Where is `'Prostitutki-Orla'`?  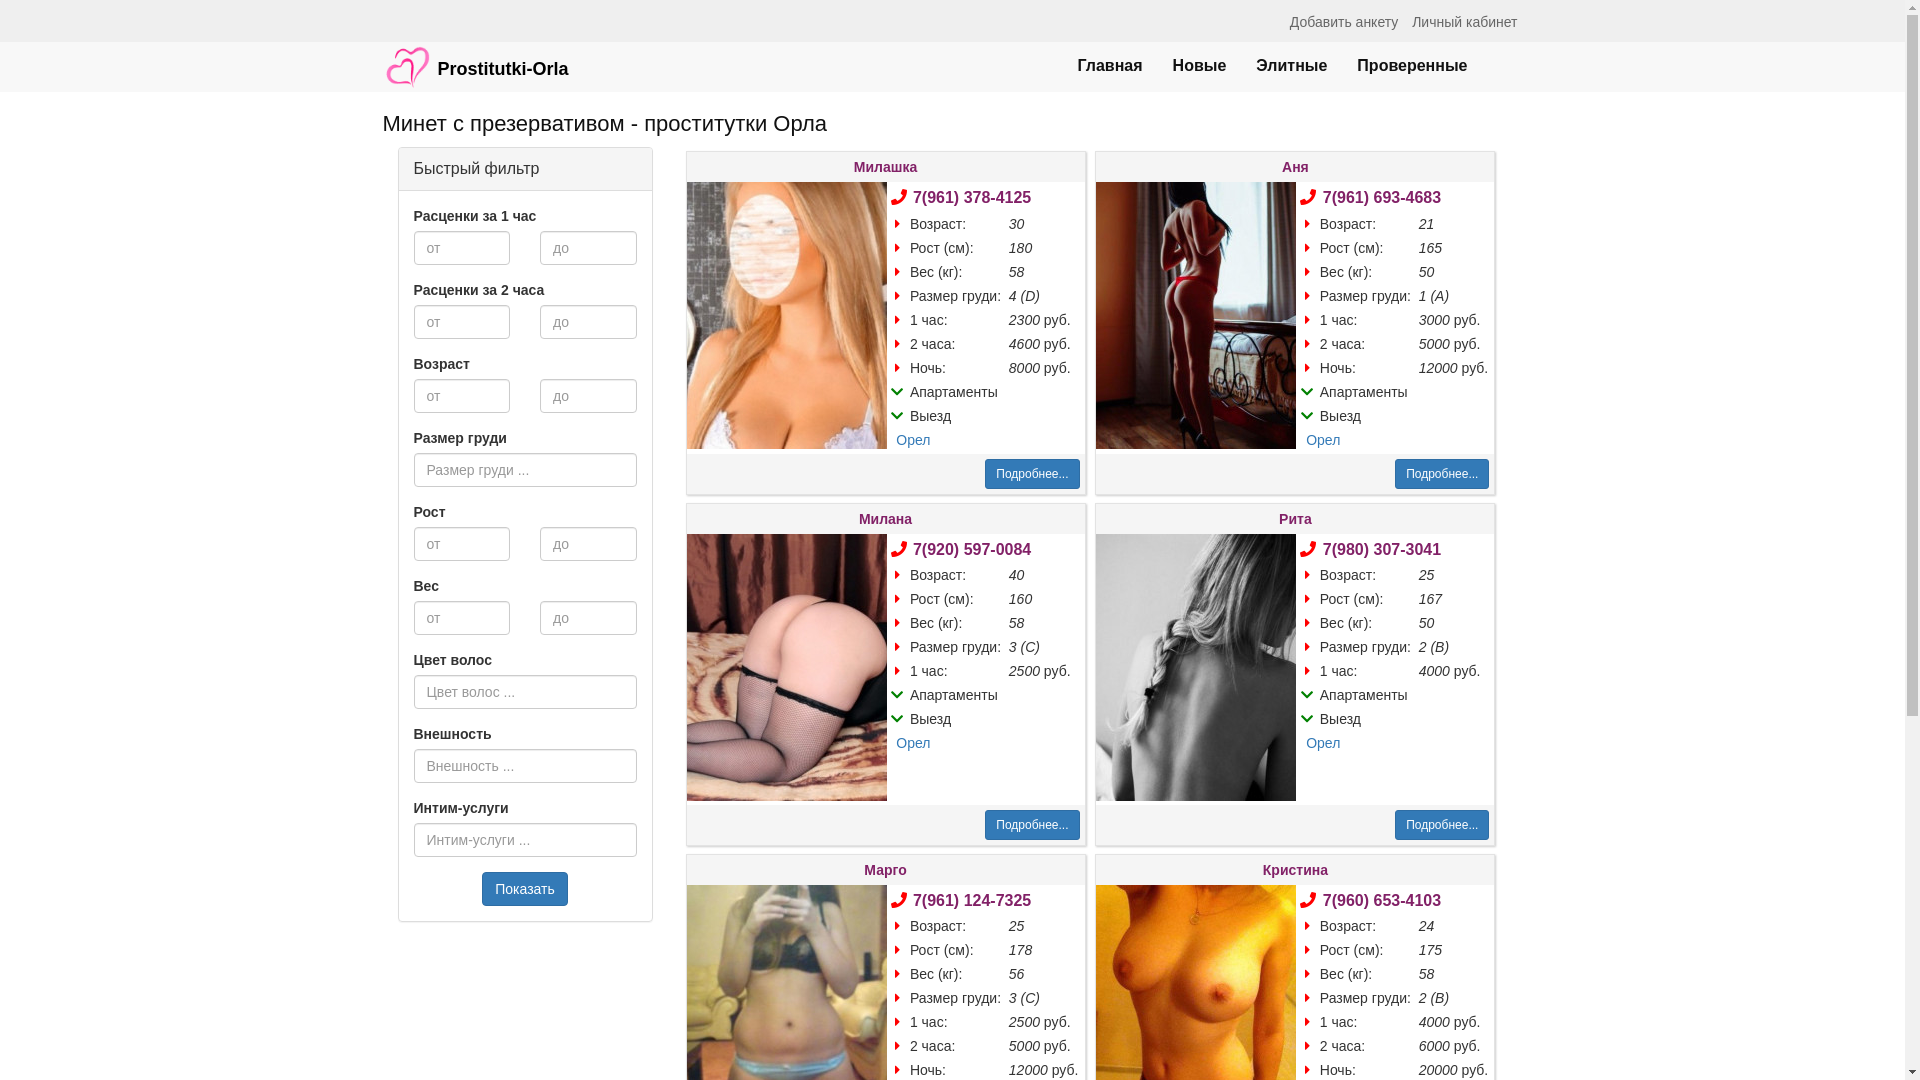 'Prostitutki-Orla' is located at coordinates (474, 56).